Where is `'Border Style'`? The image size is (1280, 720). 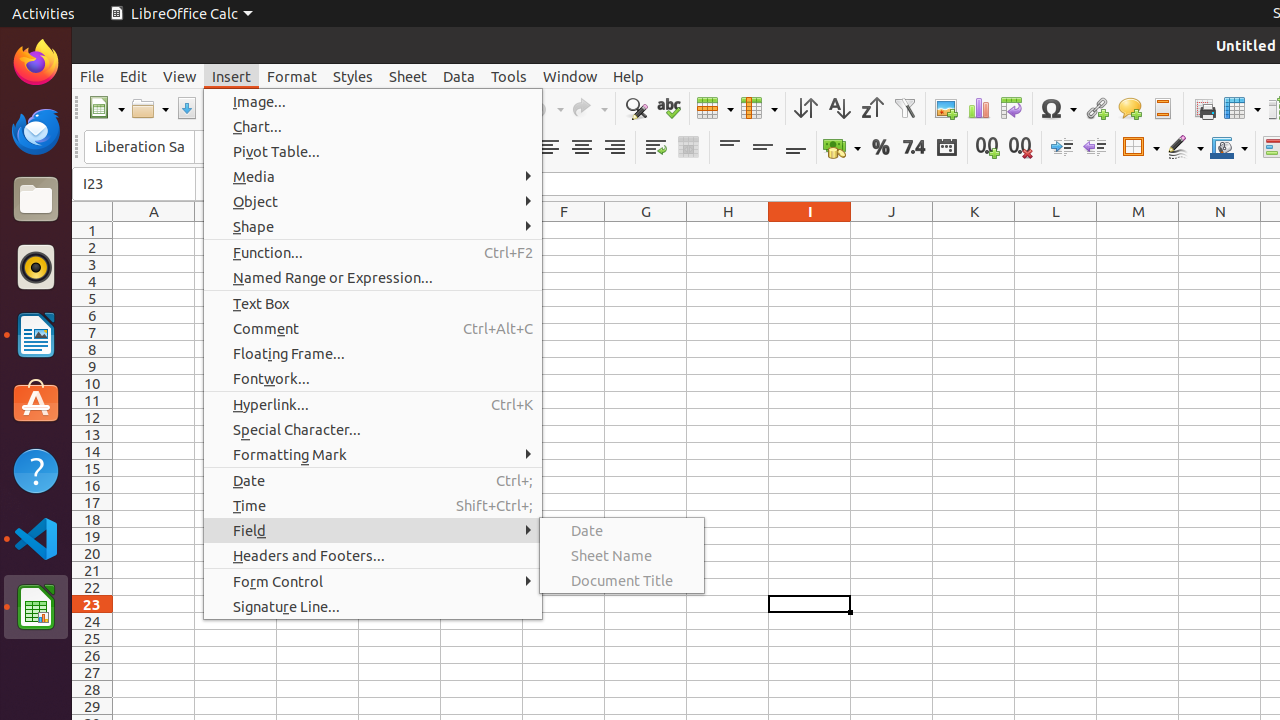 'Border Style' is located at coordinates (1185, 146).